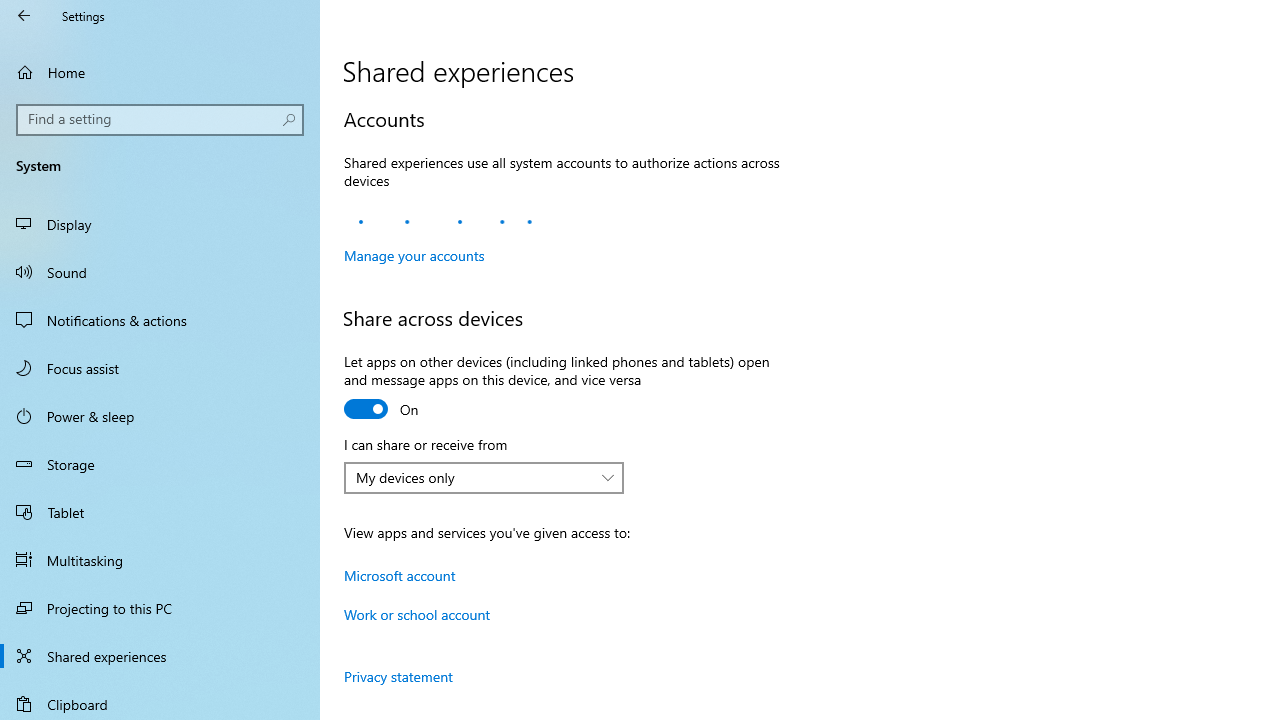 The height and width of the screenshot is (720, 1280). What do you see at coordinates (413, 254) in the screenshot?
I see `'Manage your accounts'` at bounding box center [413, 254].